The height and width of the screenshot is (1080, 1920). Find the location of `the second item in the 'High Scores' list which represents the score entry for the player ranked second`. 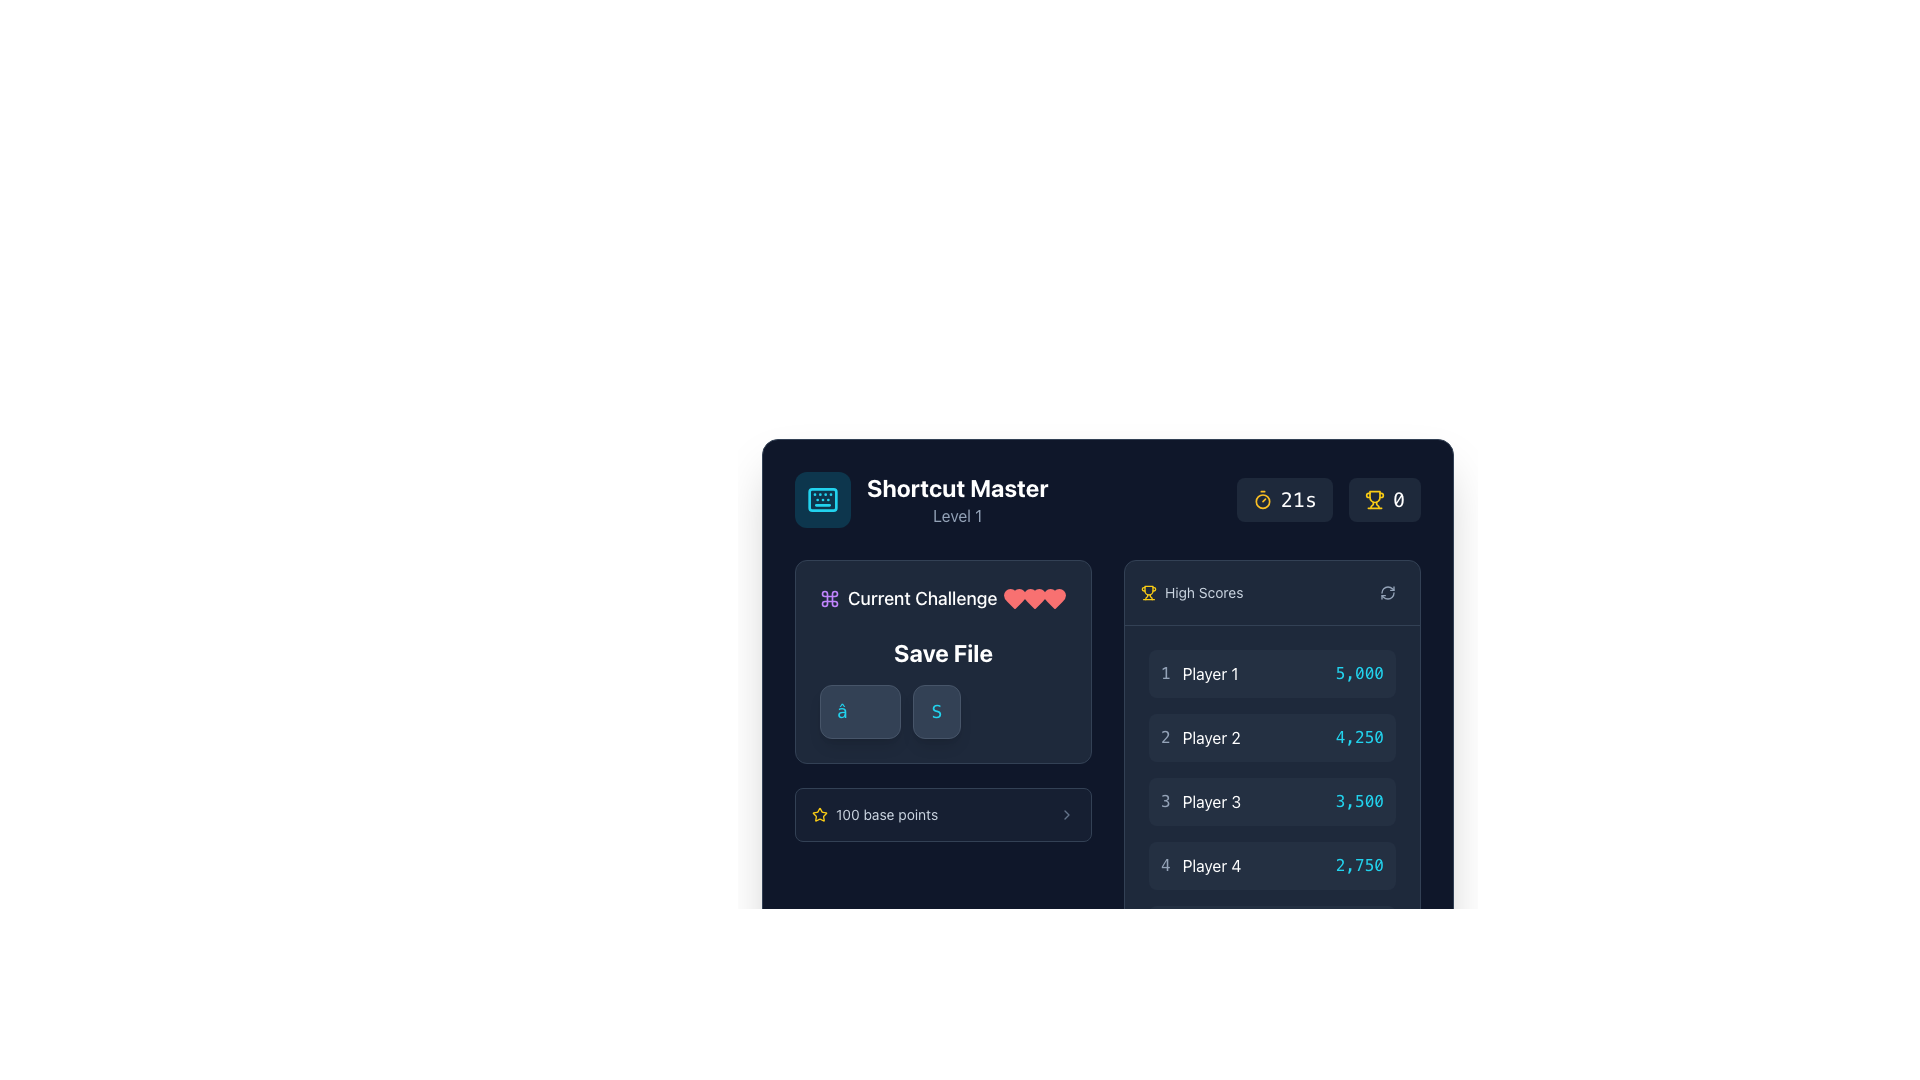

the second item in the 'High Scores' list which represents the score entry for the player ranked second is located at coordinates (1271, 737).